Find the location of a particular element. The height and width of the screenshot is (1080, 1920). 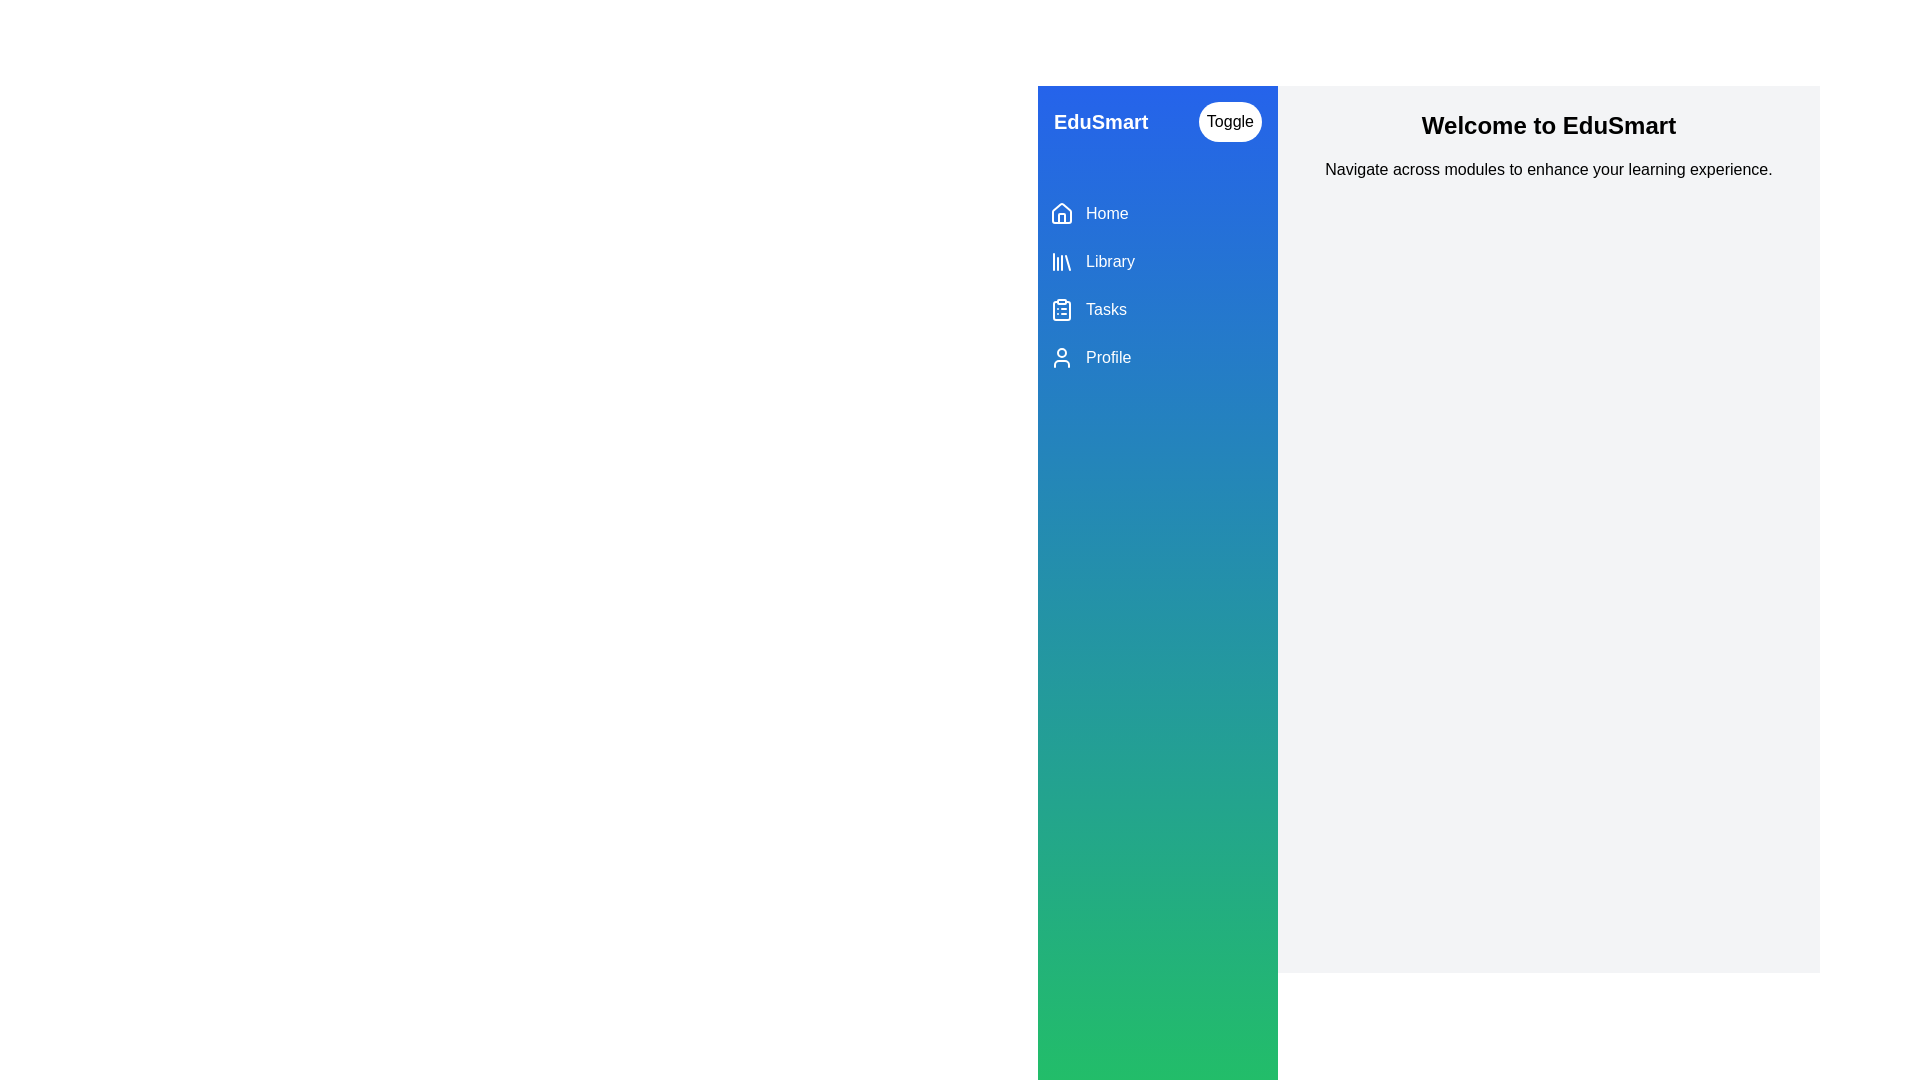

the Library icon in the menu is located at coordinates (1060, 261).